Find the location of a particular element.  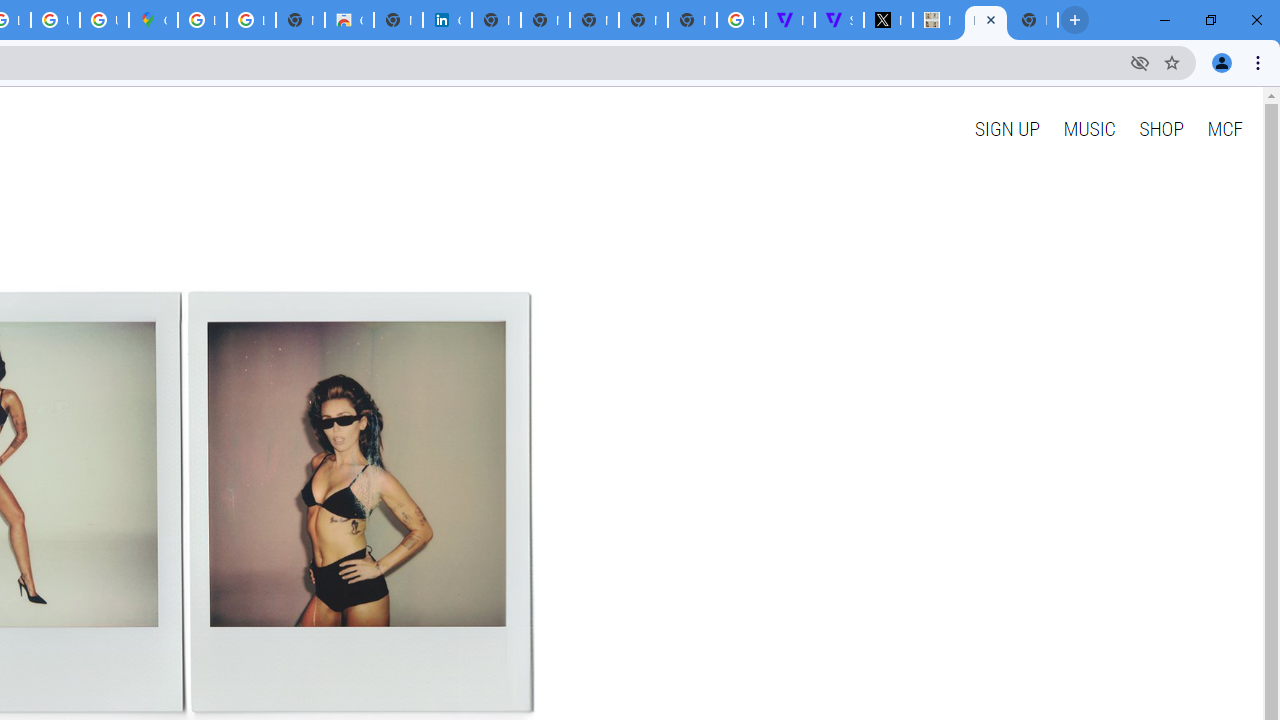

'SHOP' is located at coordinates (1161, 128).